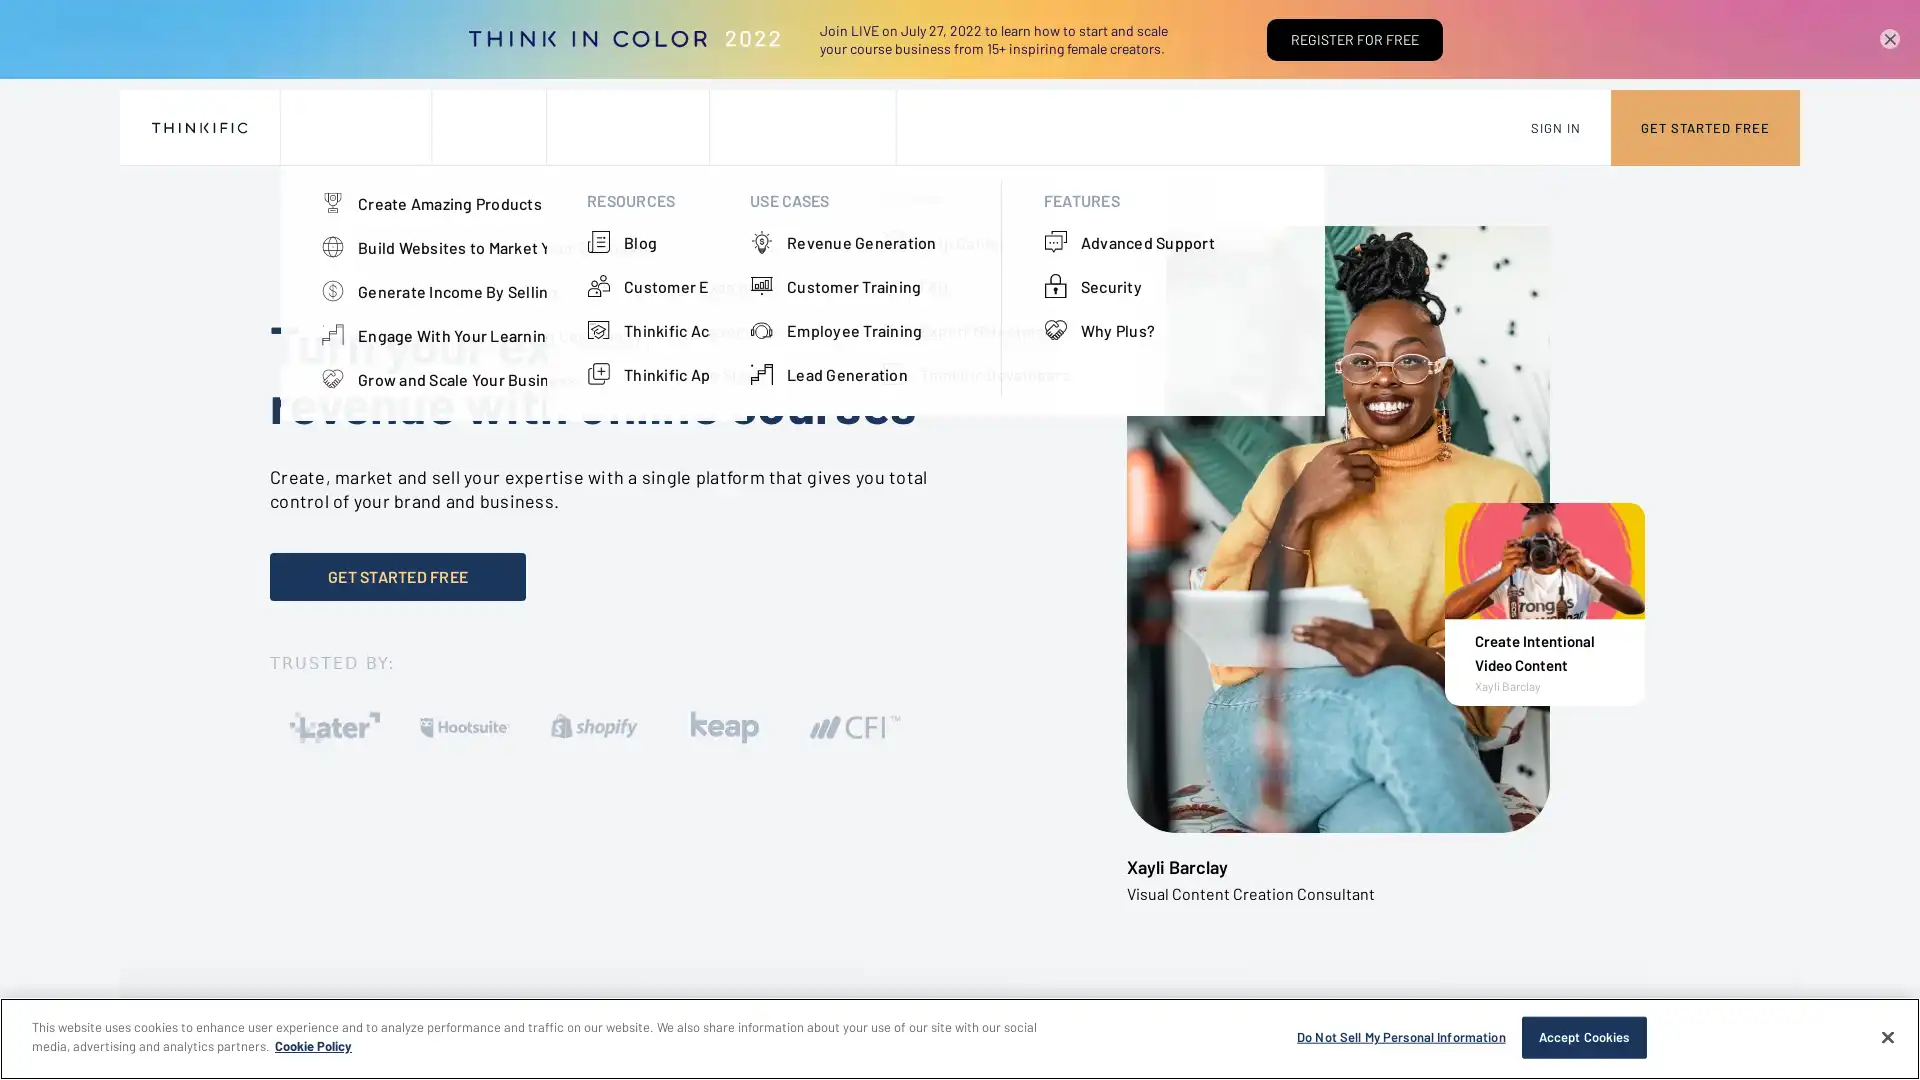  I want to click on Accept Cookies, so click(1582, 1036).